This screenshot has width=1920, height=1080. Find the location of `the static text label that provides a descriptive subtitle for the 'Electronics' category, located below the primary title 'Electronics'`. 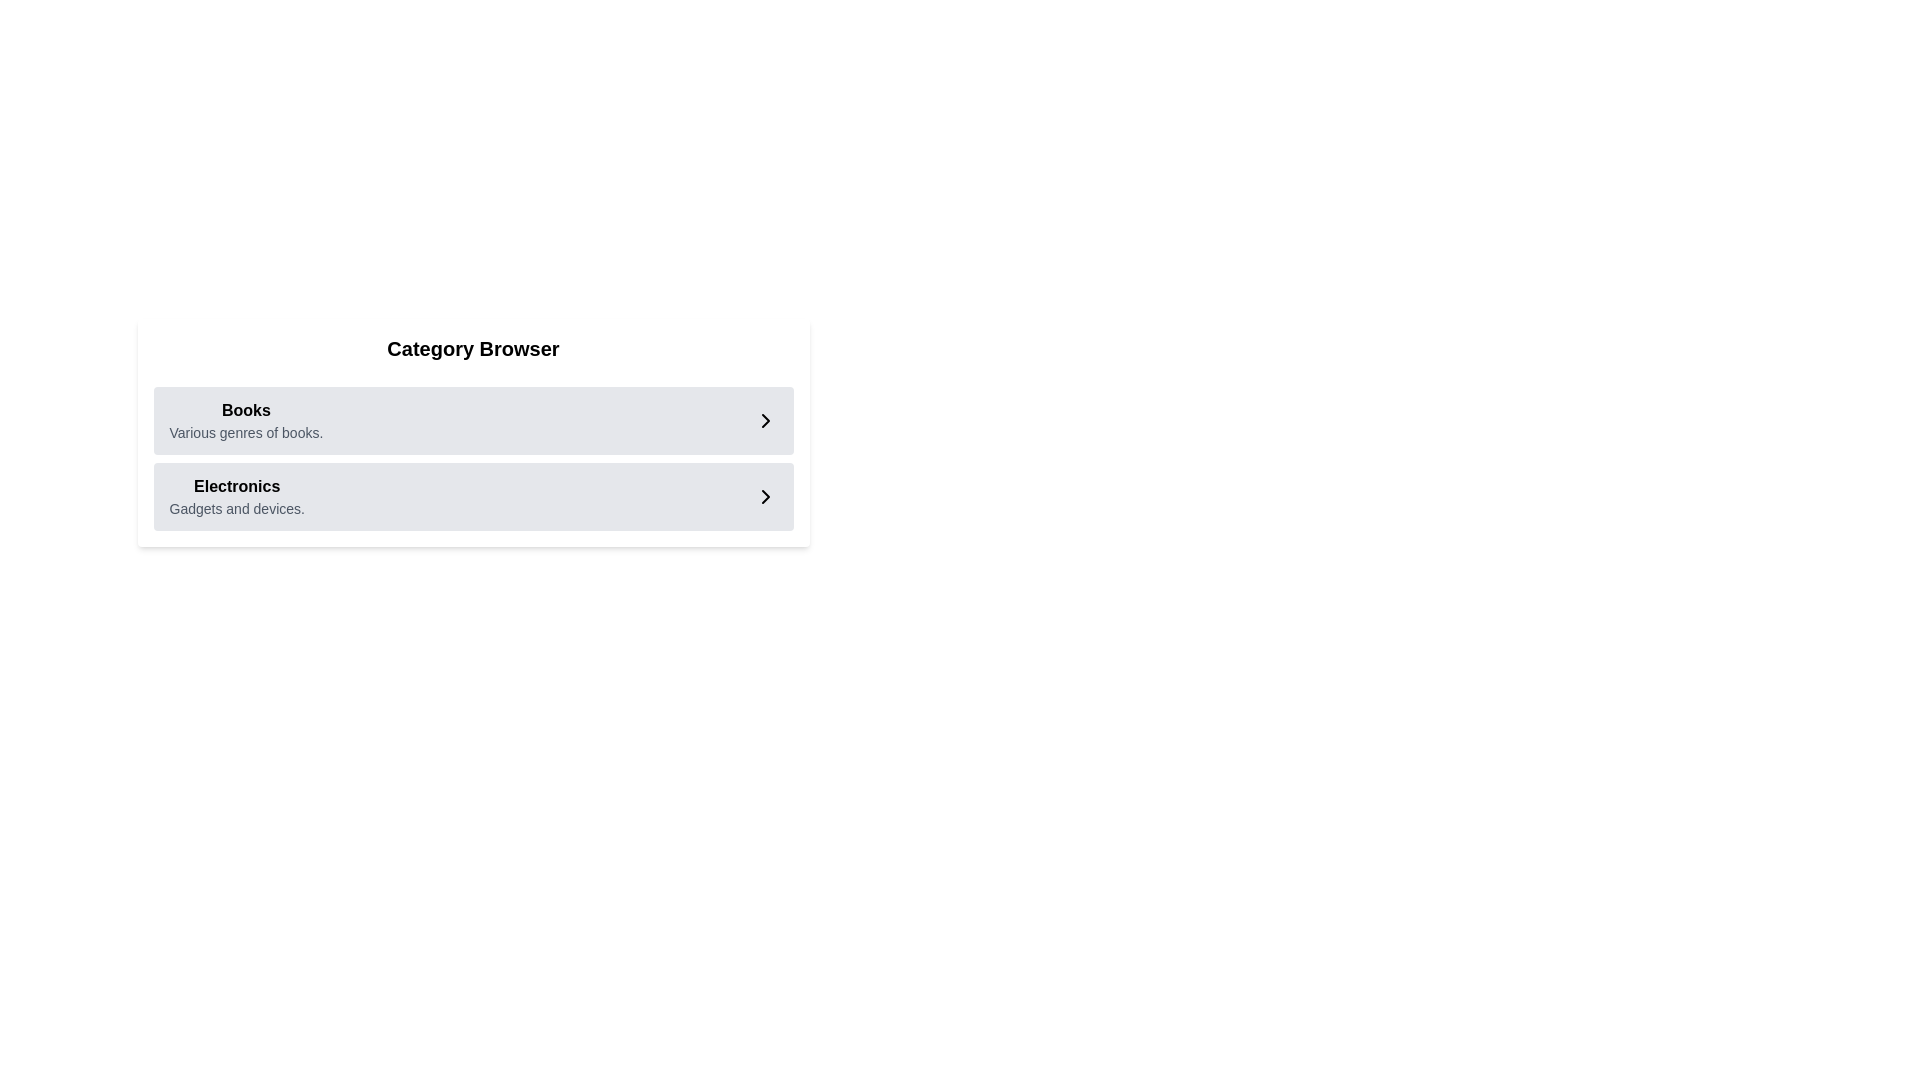

the static text label that provides a descriptive subtitle for the 'Electronics' category, located below the primary title 'Electronics' is located at coordinates (237, 508).